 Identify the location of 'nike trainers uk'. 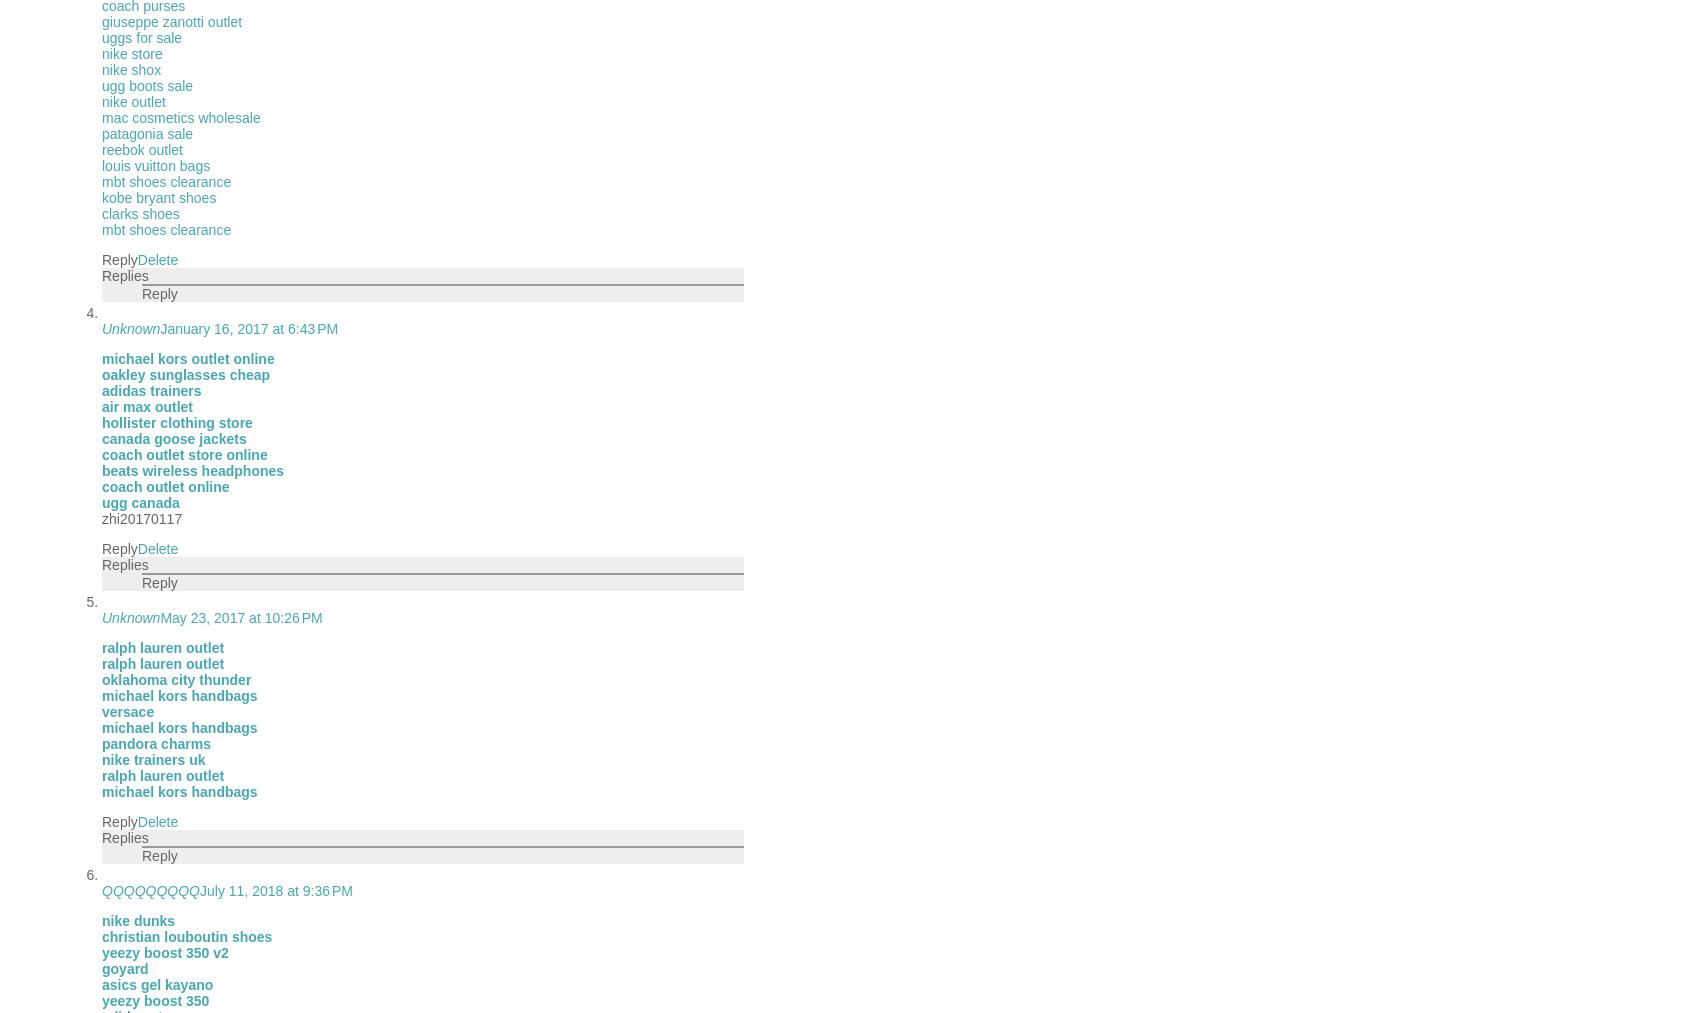
(153, 759).